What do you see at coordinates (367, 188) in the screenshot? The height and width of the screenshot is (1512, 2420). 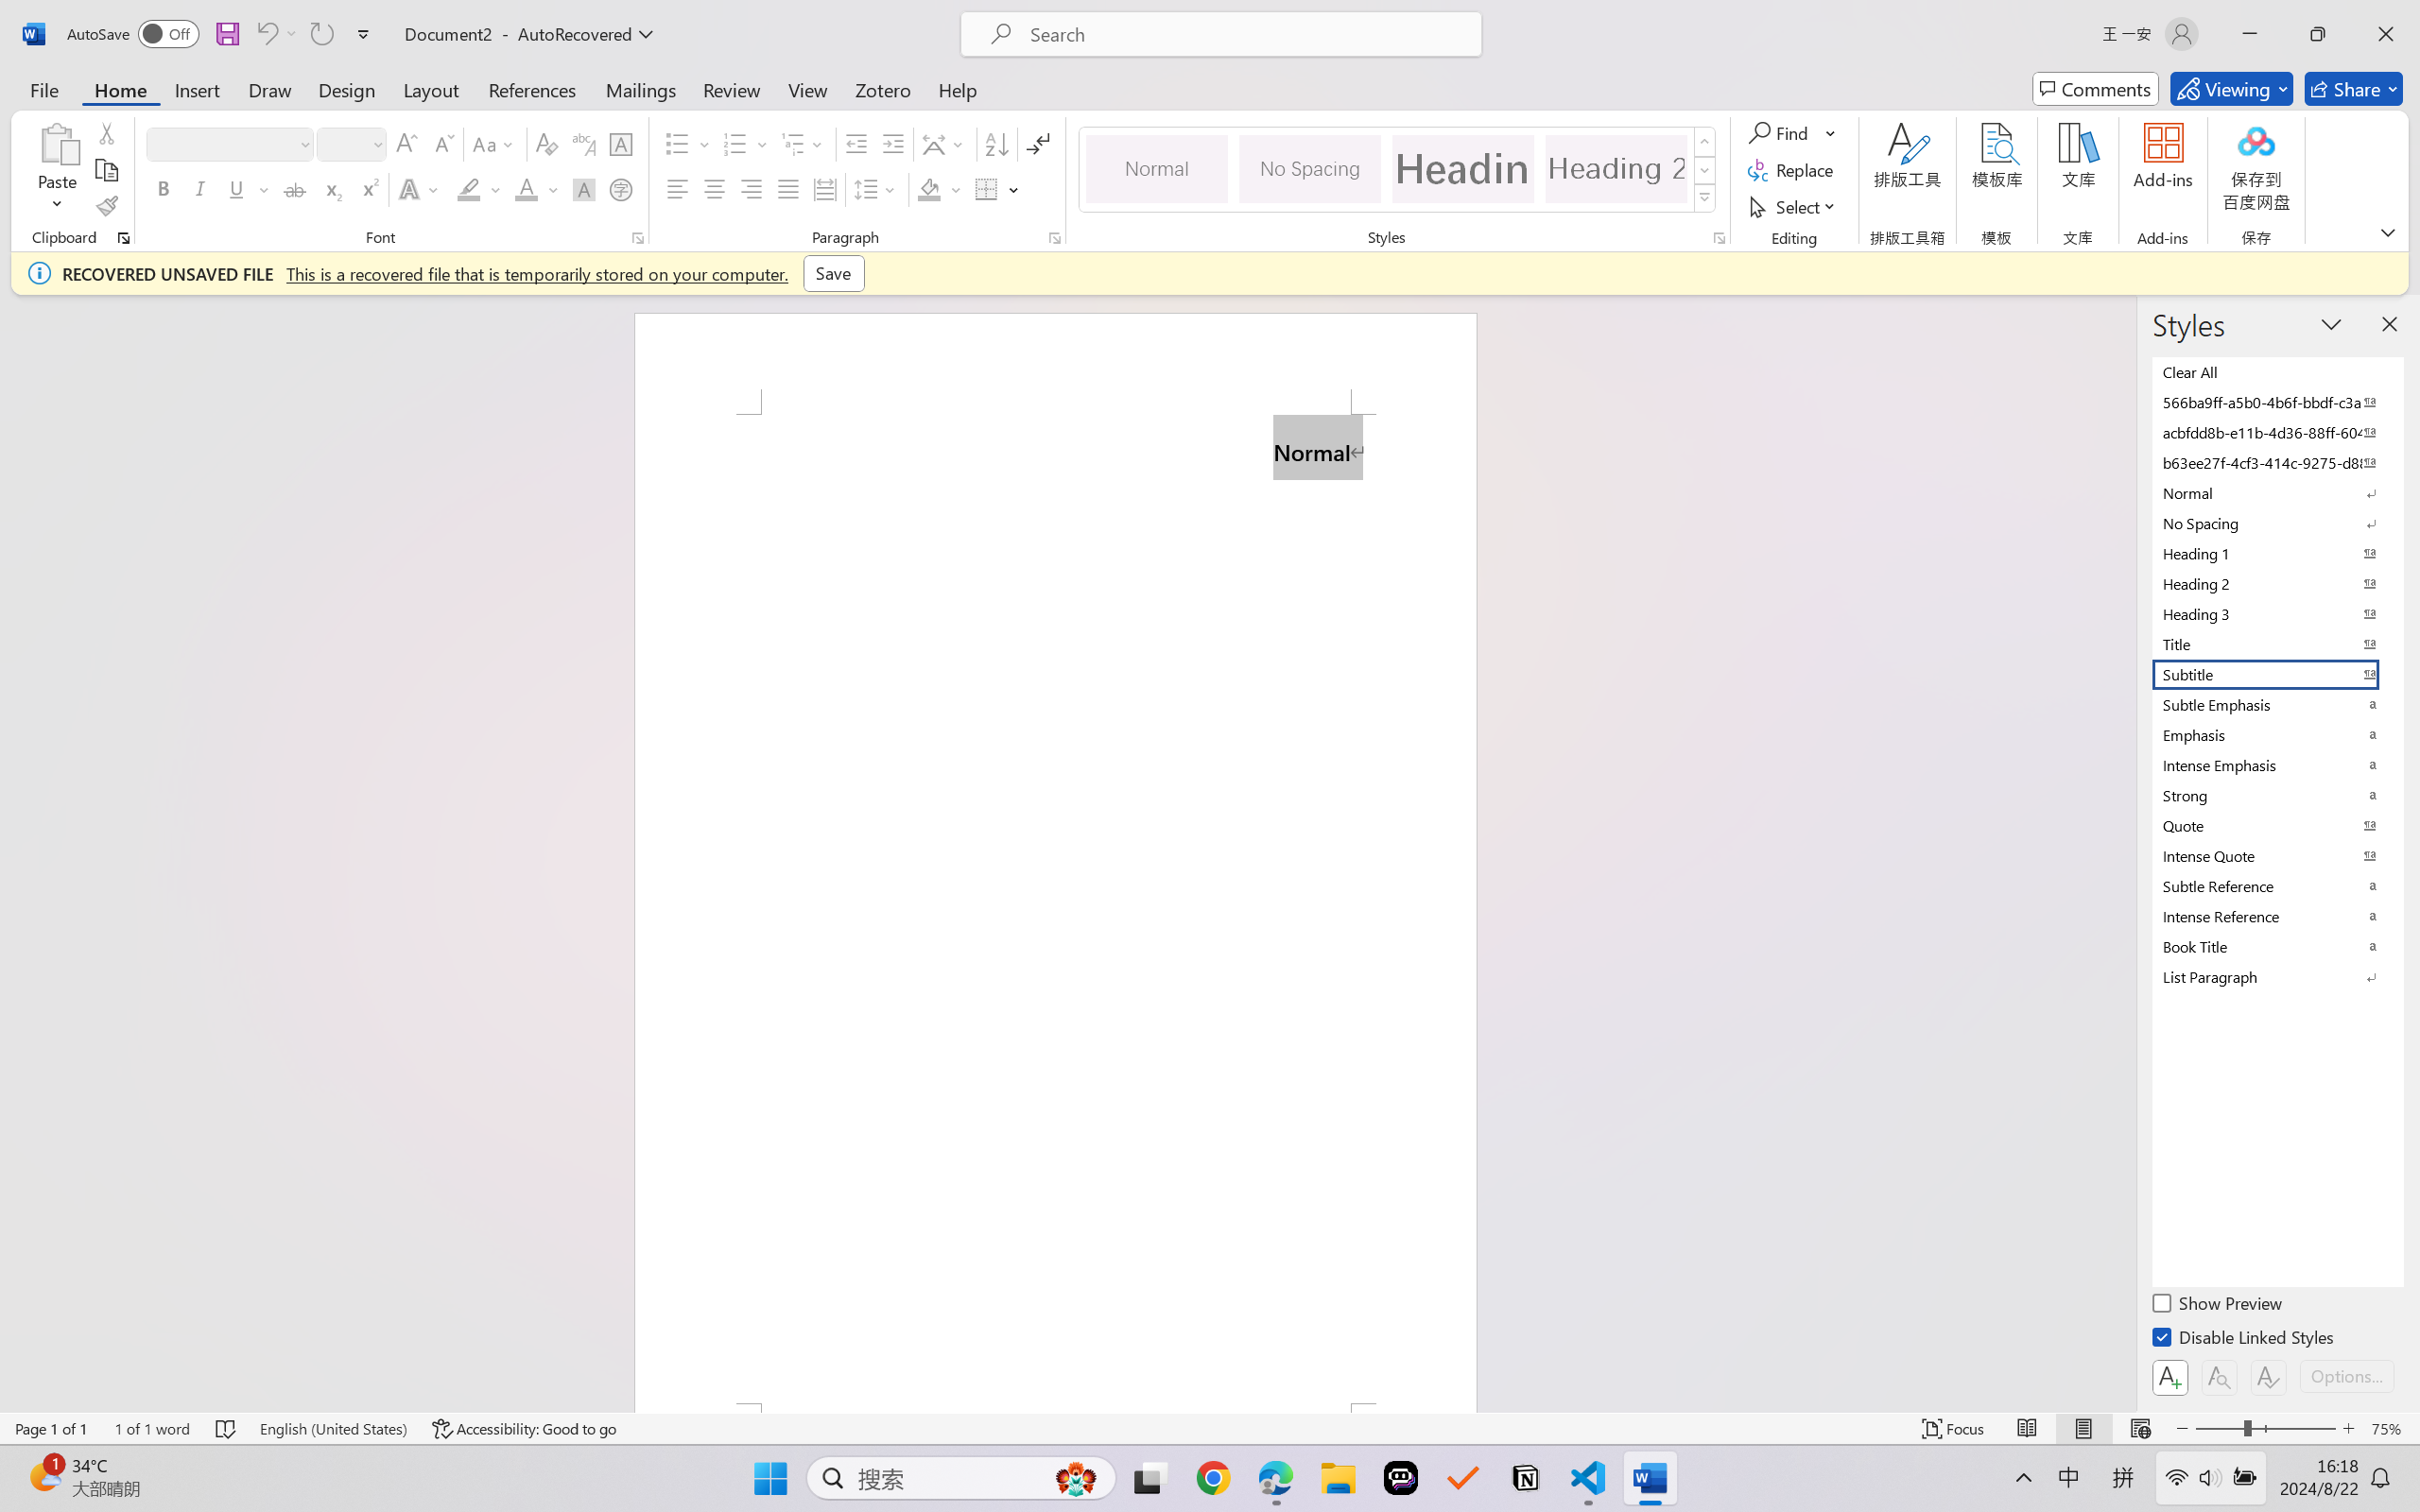 I see `'Superscript'` at bounding box center [367, 188].